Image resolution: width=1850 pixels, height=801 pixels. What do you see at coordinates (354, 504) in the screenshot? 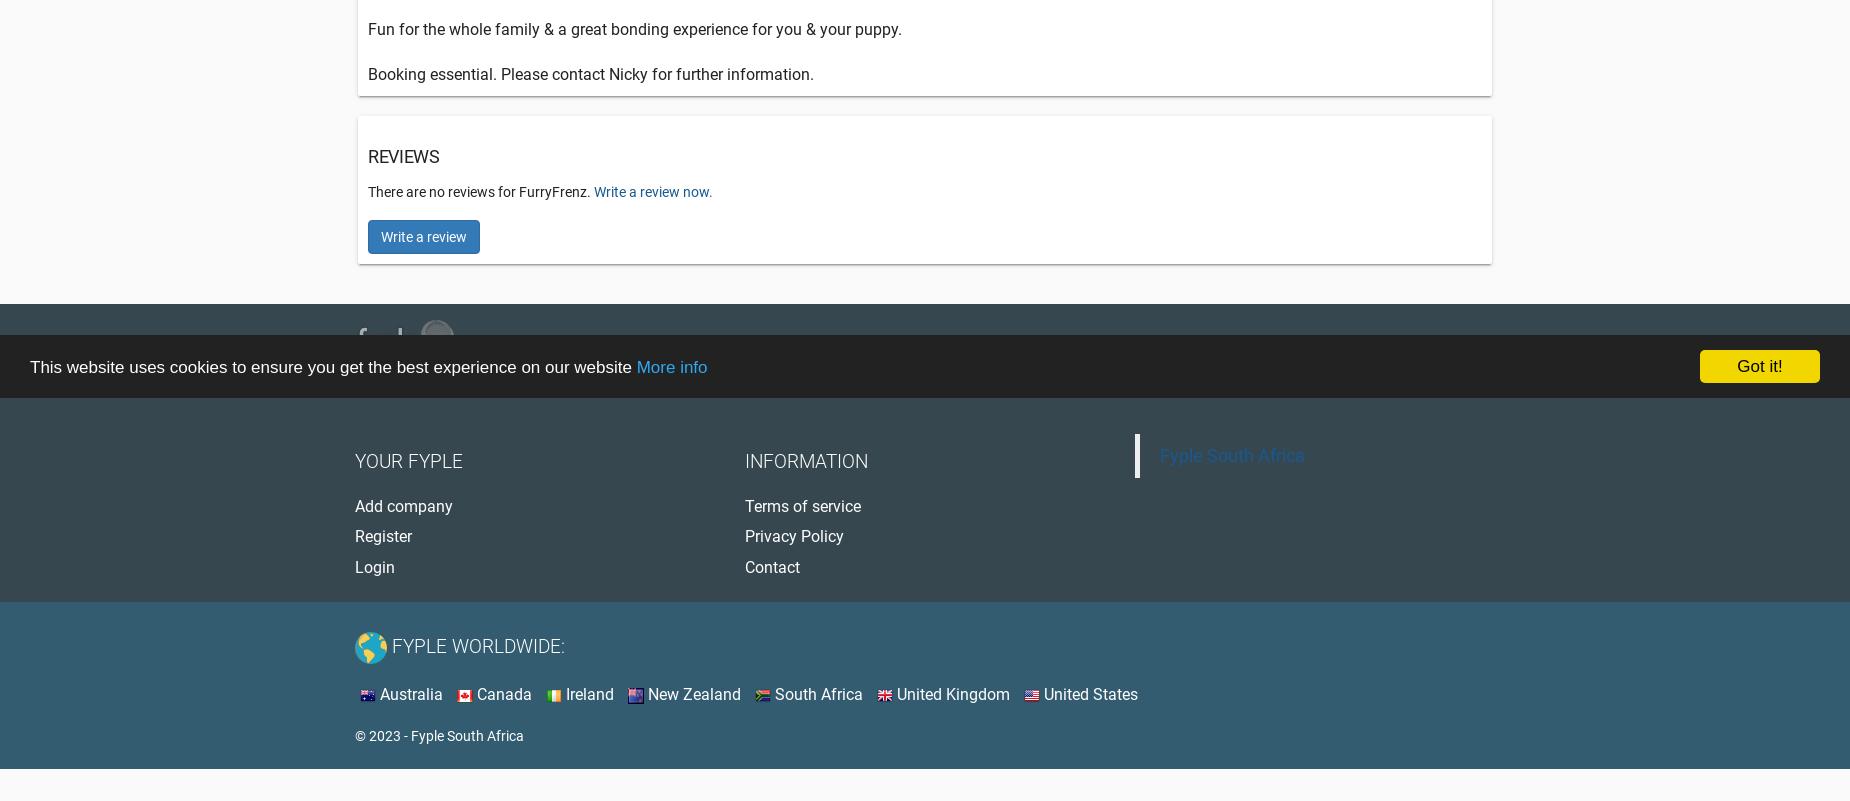
I see `'Add company'` at bounding box center [354, 504].